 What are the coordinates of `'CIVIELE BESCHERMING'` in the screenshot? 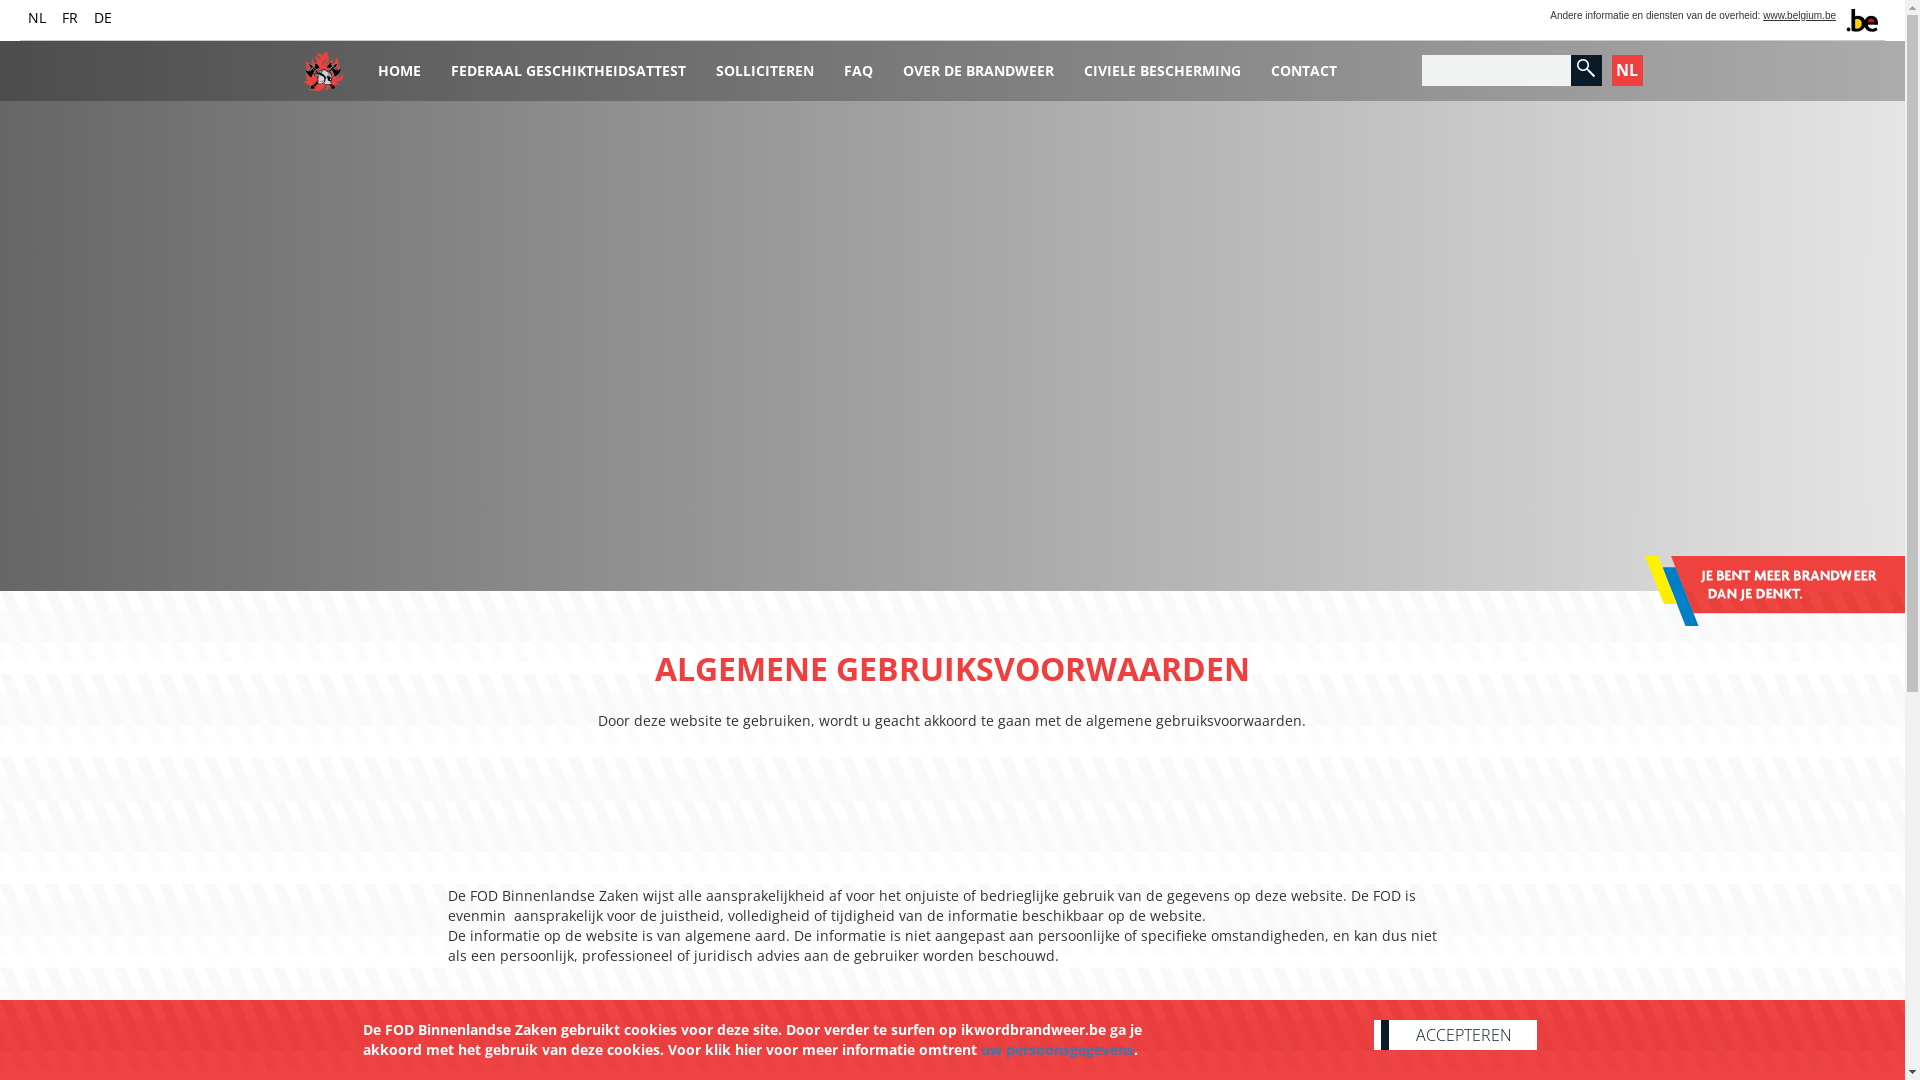 It's located at (1161, 63).